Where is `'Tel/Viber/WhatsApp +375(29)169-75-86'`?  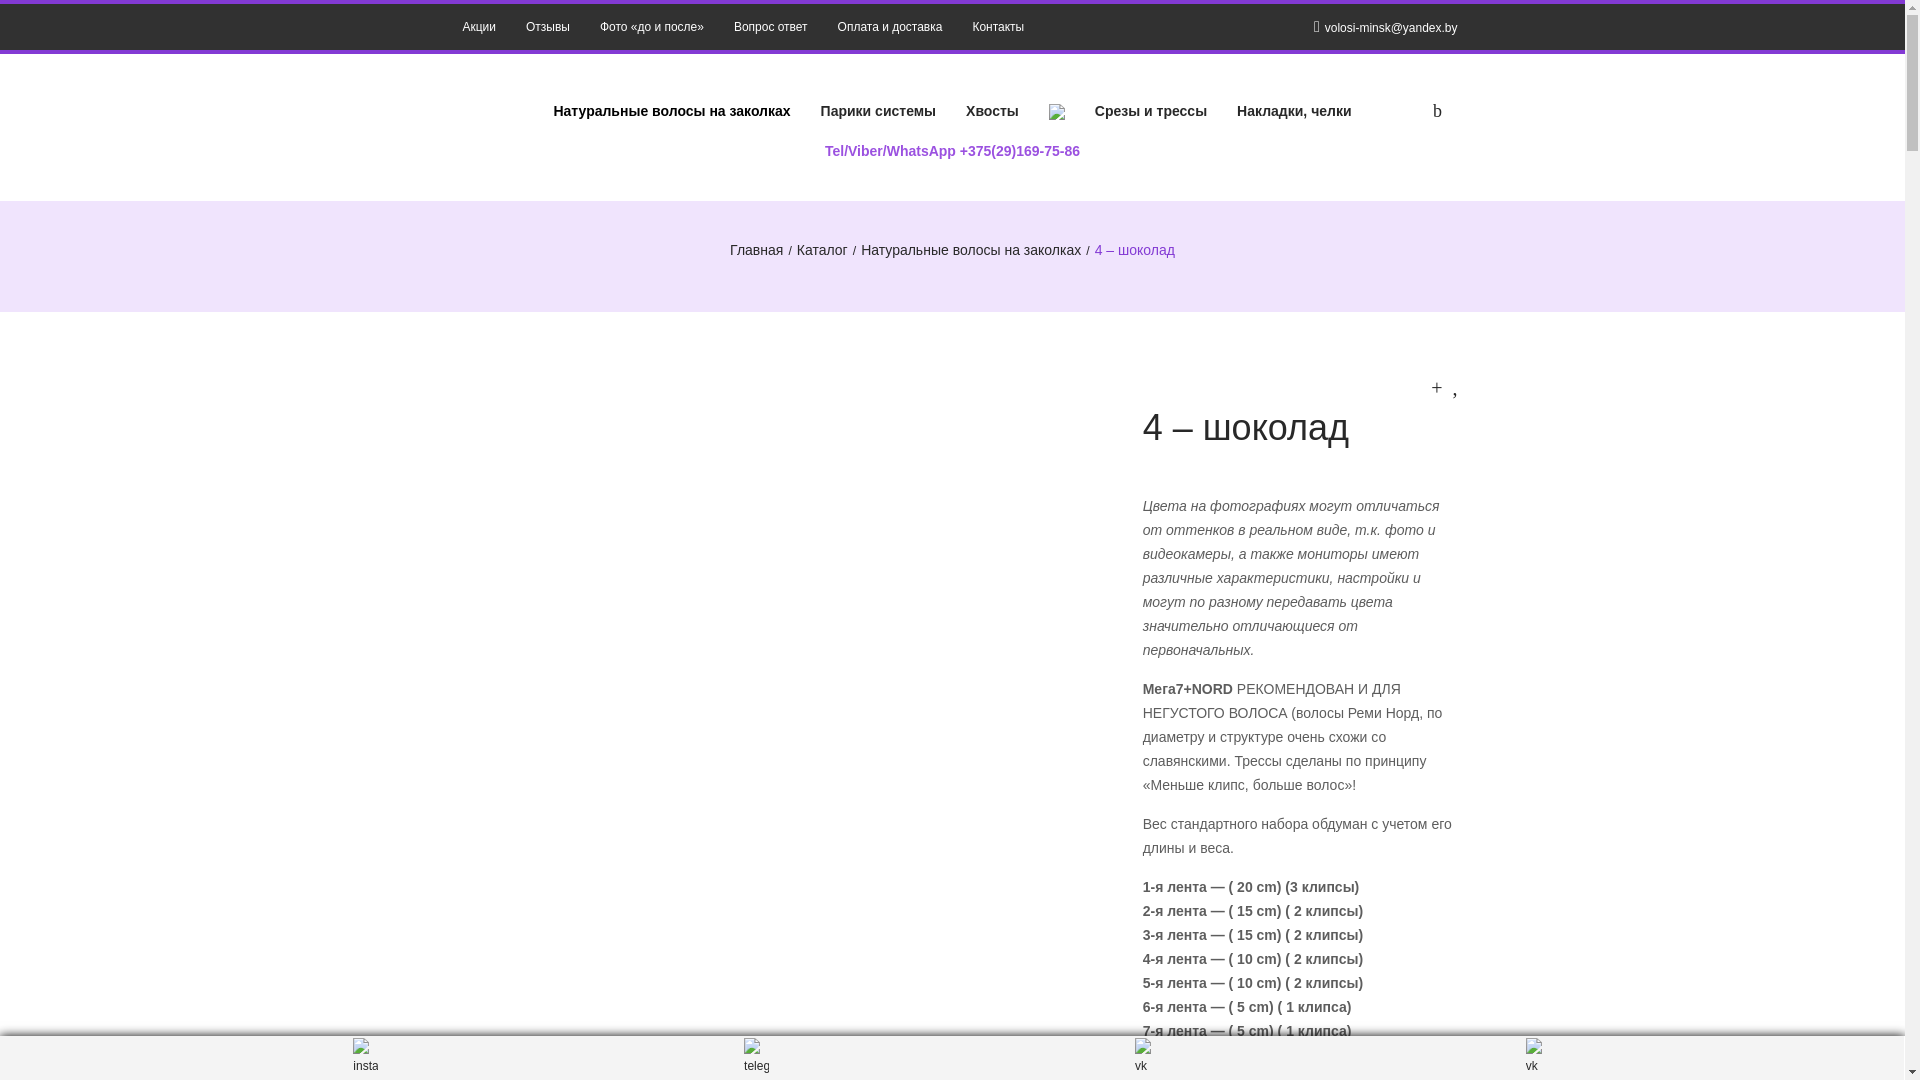 'Tel/Viber/WhatsApp +375(29)169-75-86' is located at coordinates (951, 149).